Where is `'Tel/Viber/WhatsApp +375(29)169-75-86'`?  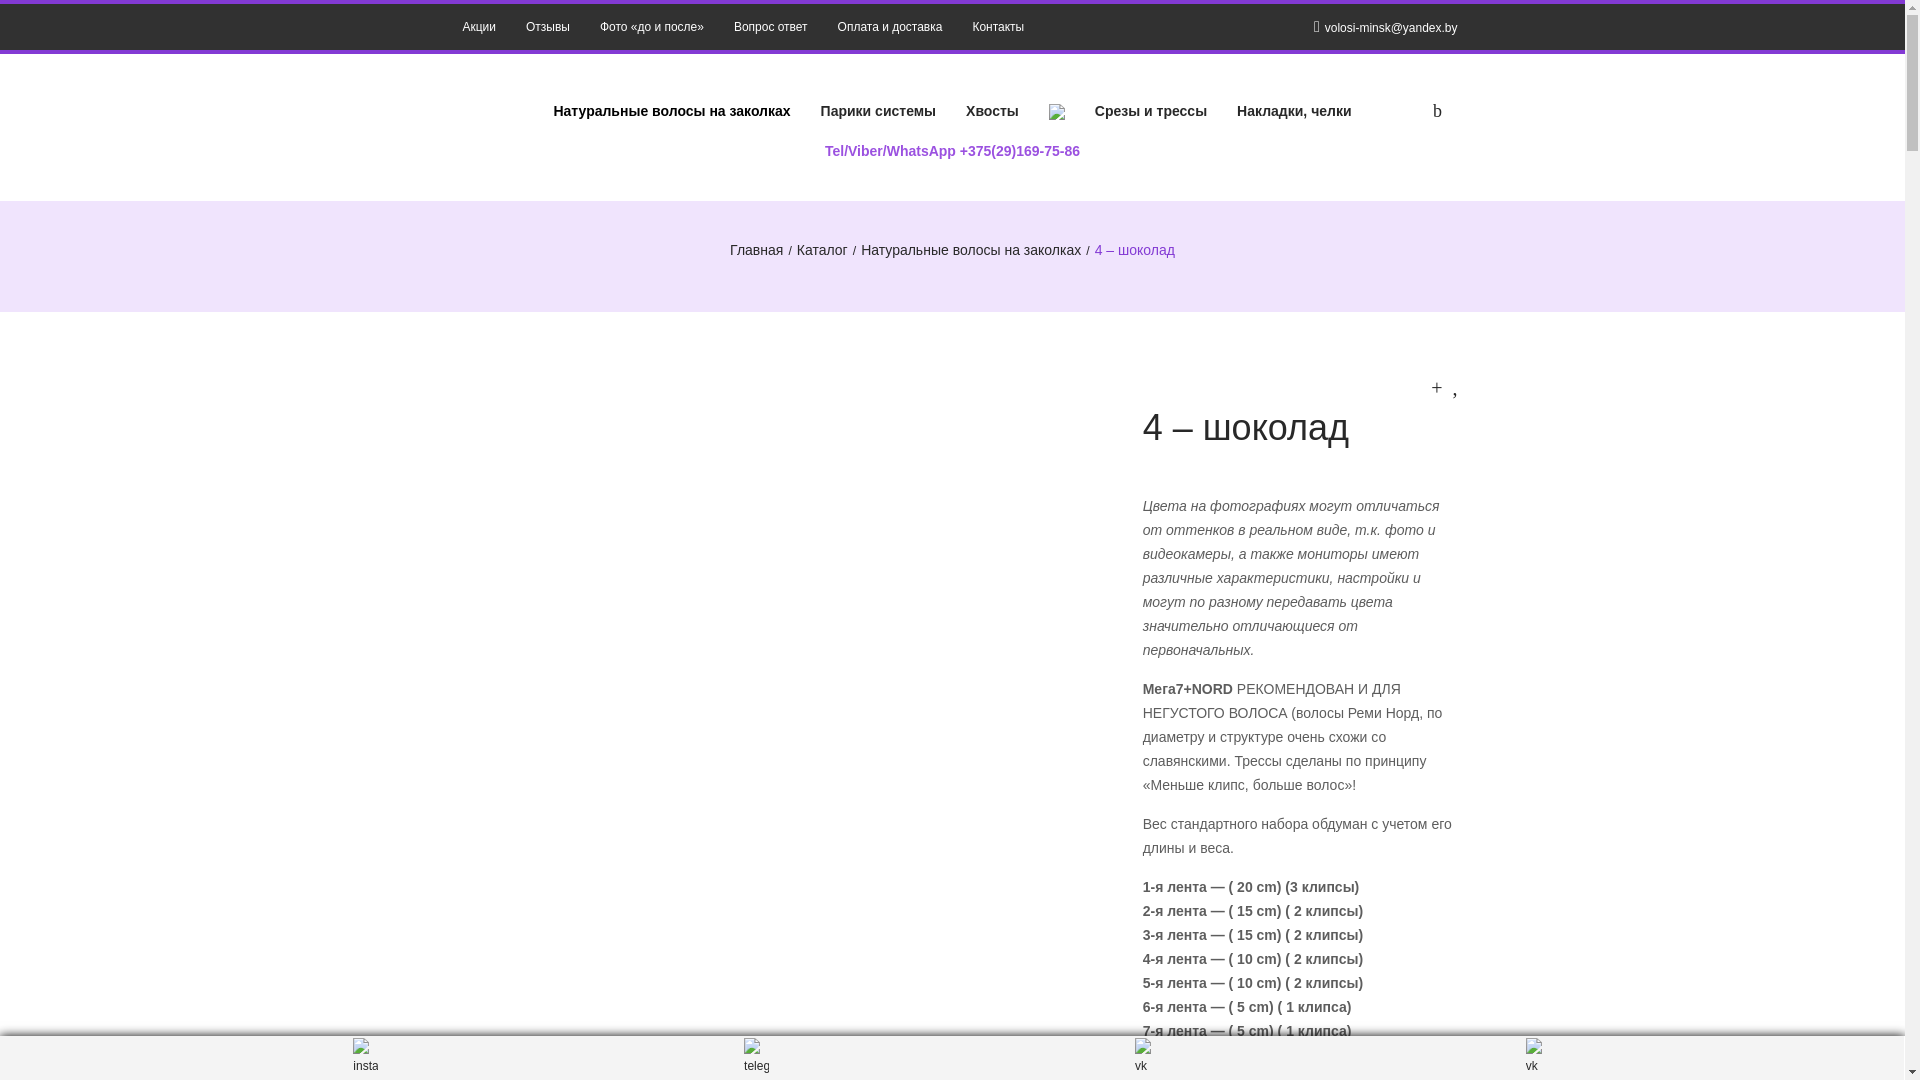 'Tel/Viber/WhatsApp +375(29)169-75-86' is located at coordinates (951, 149).